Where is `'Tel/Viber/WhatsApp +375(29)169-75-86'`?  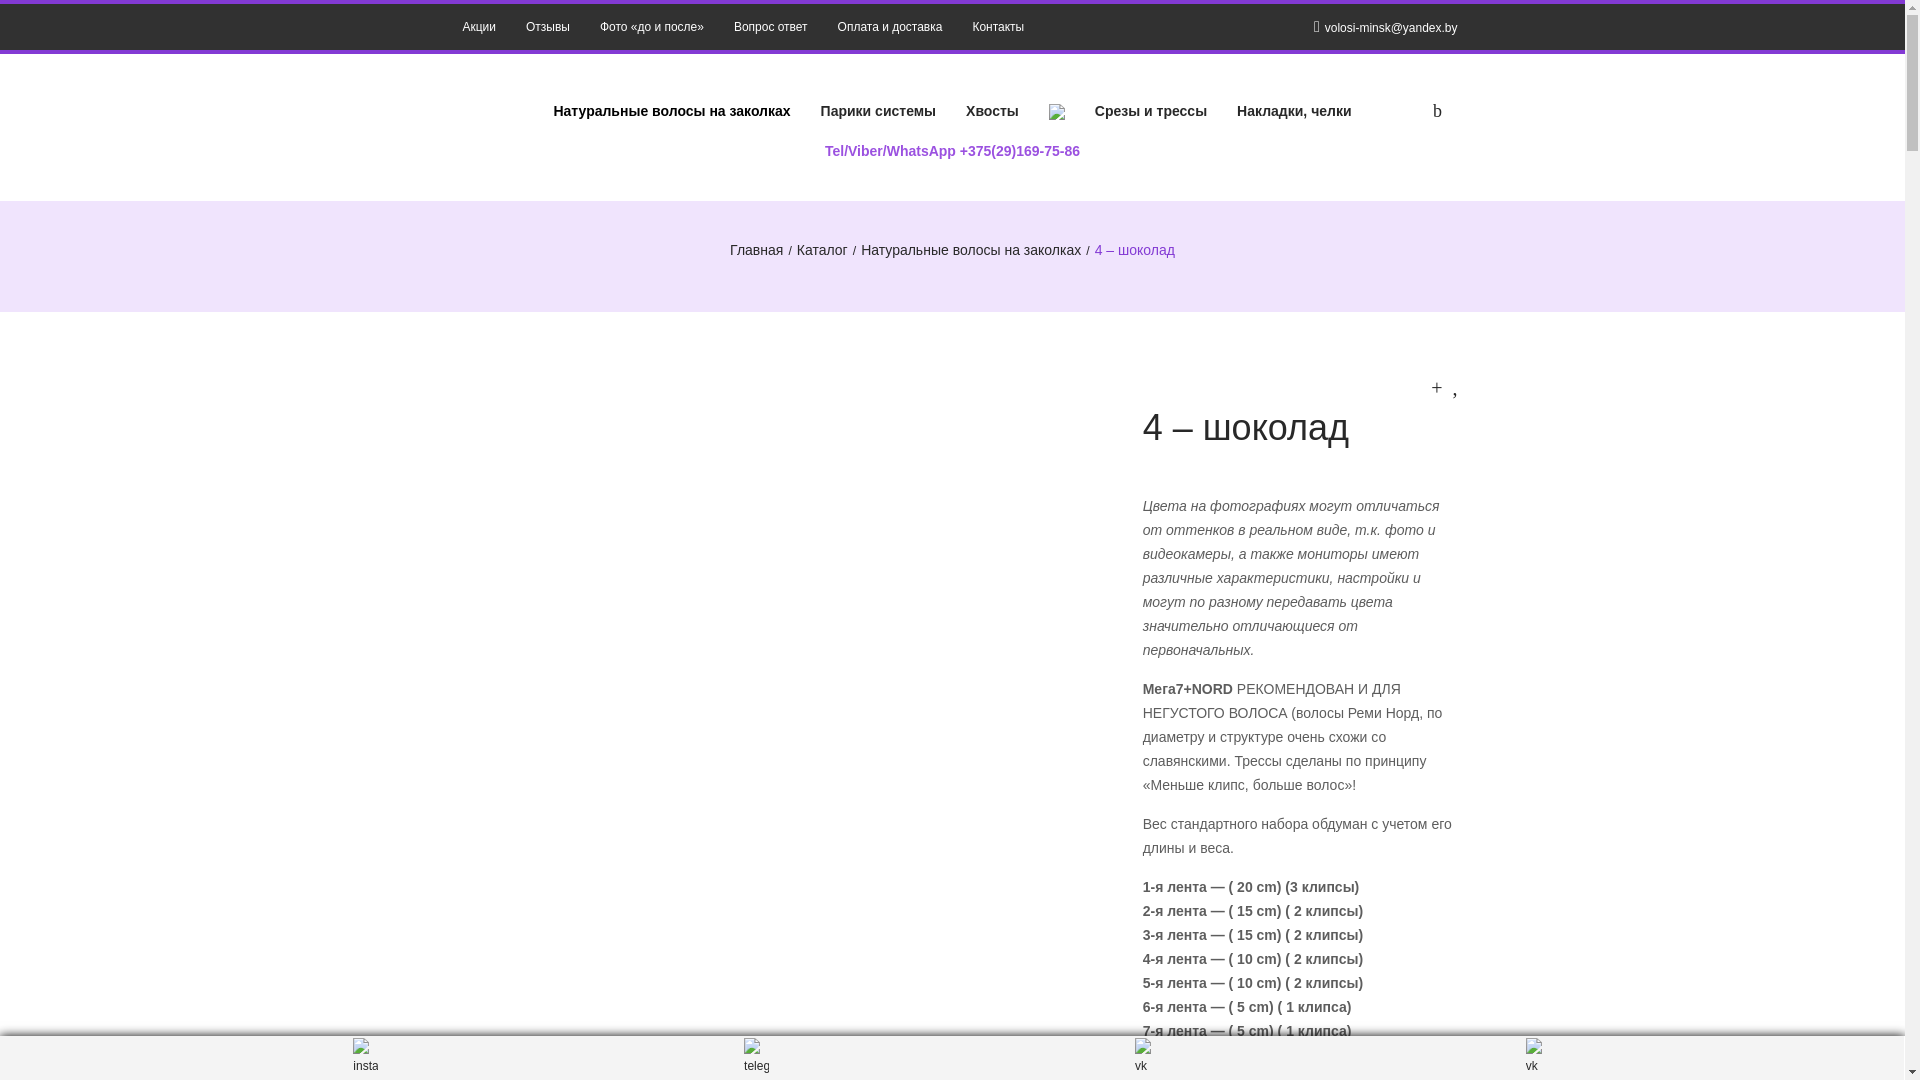 'Tel/Viber/WhatsApp +375(29)169-75-86' is located at coordinates (951, 149).